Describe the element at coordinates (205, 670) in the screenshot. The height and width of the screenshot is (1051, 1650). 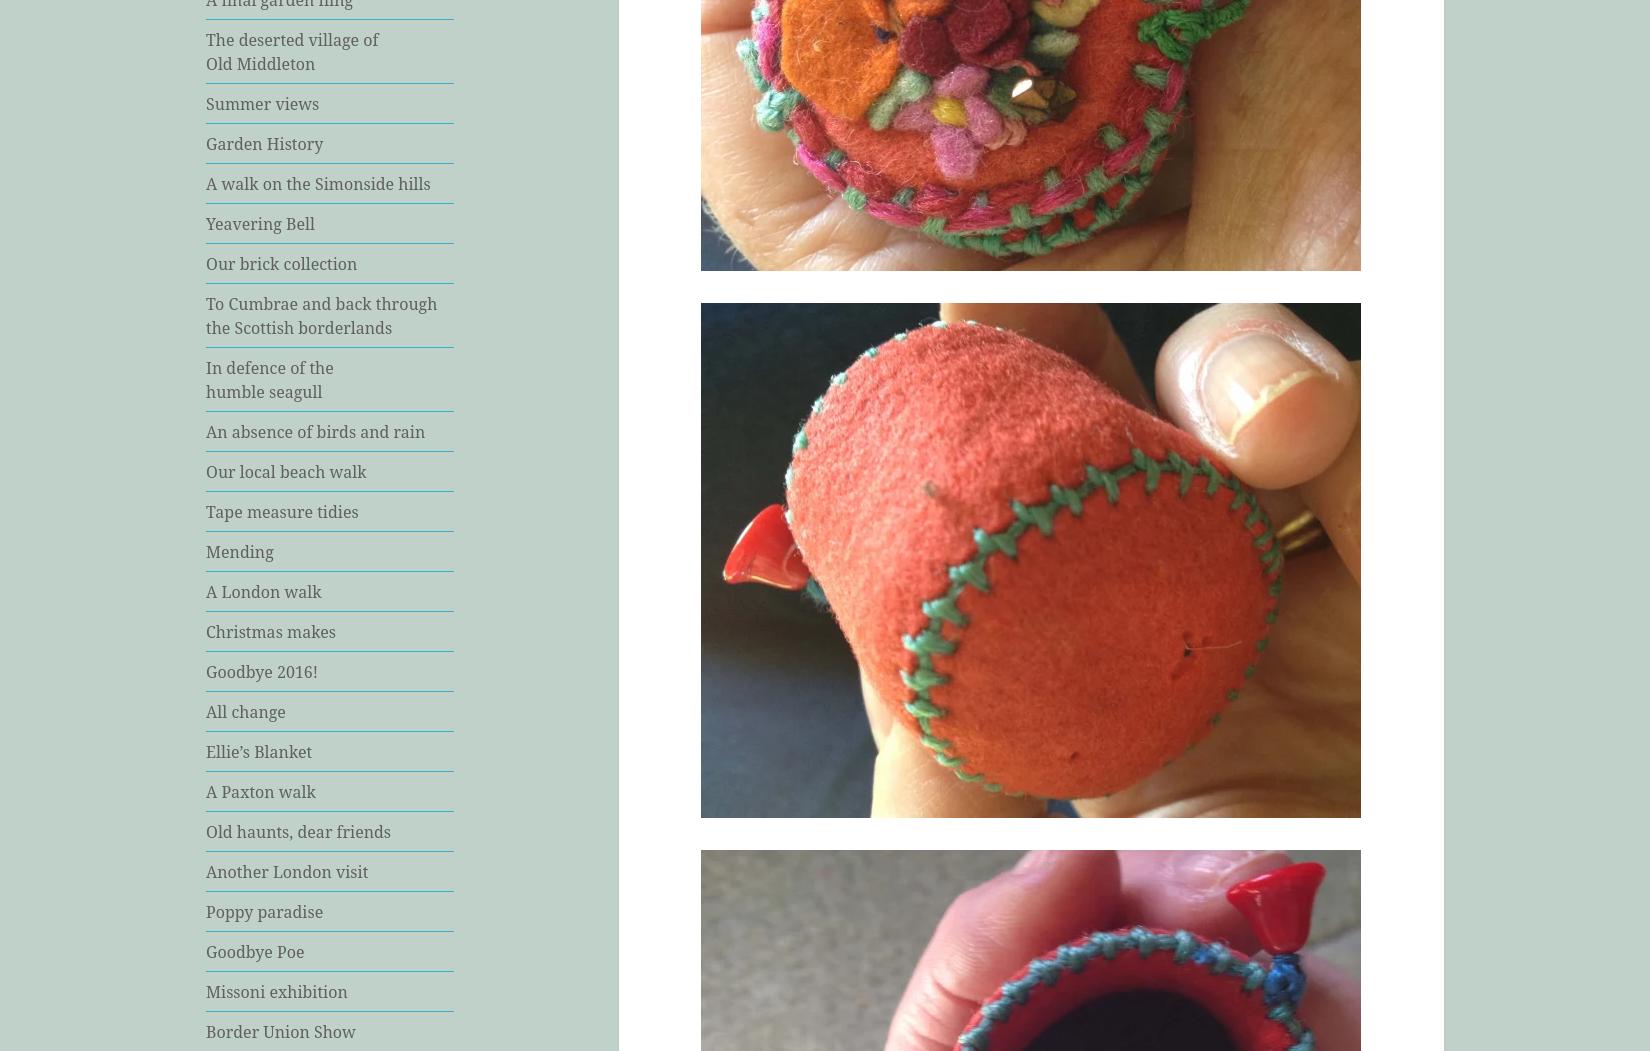
I see `'Goodbye 2016!'` at that location.